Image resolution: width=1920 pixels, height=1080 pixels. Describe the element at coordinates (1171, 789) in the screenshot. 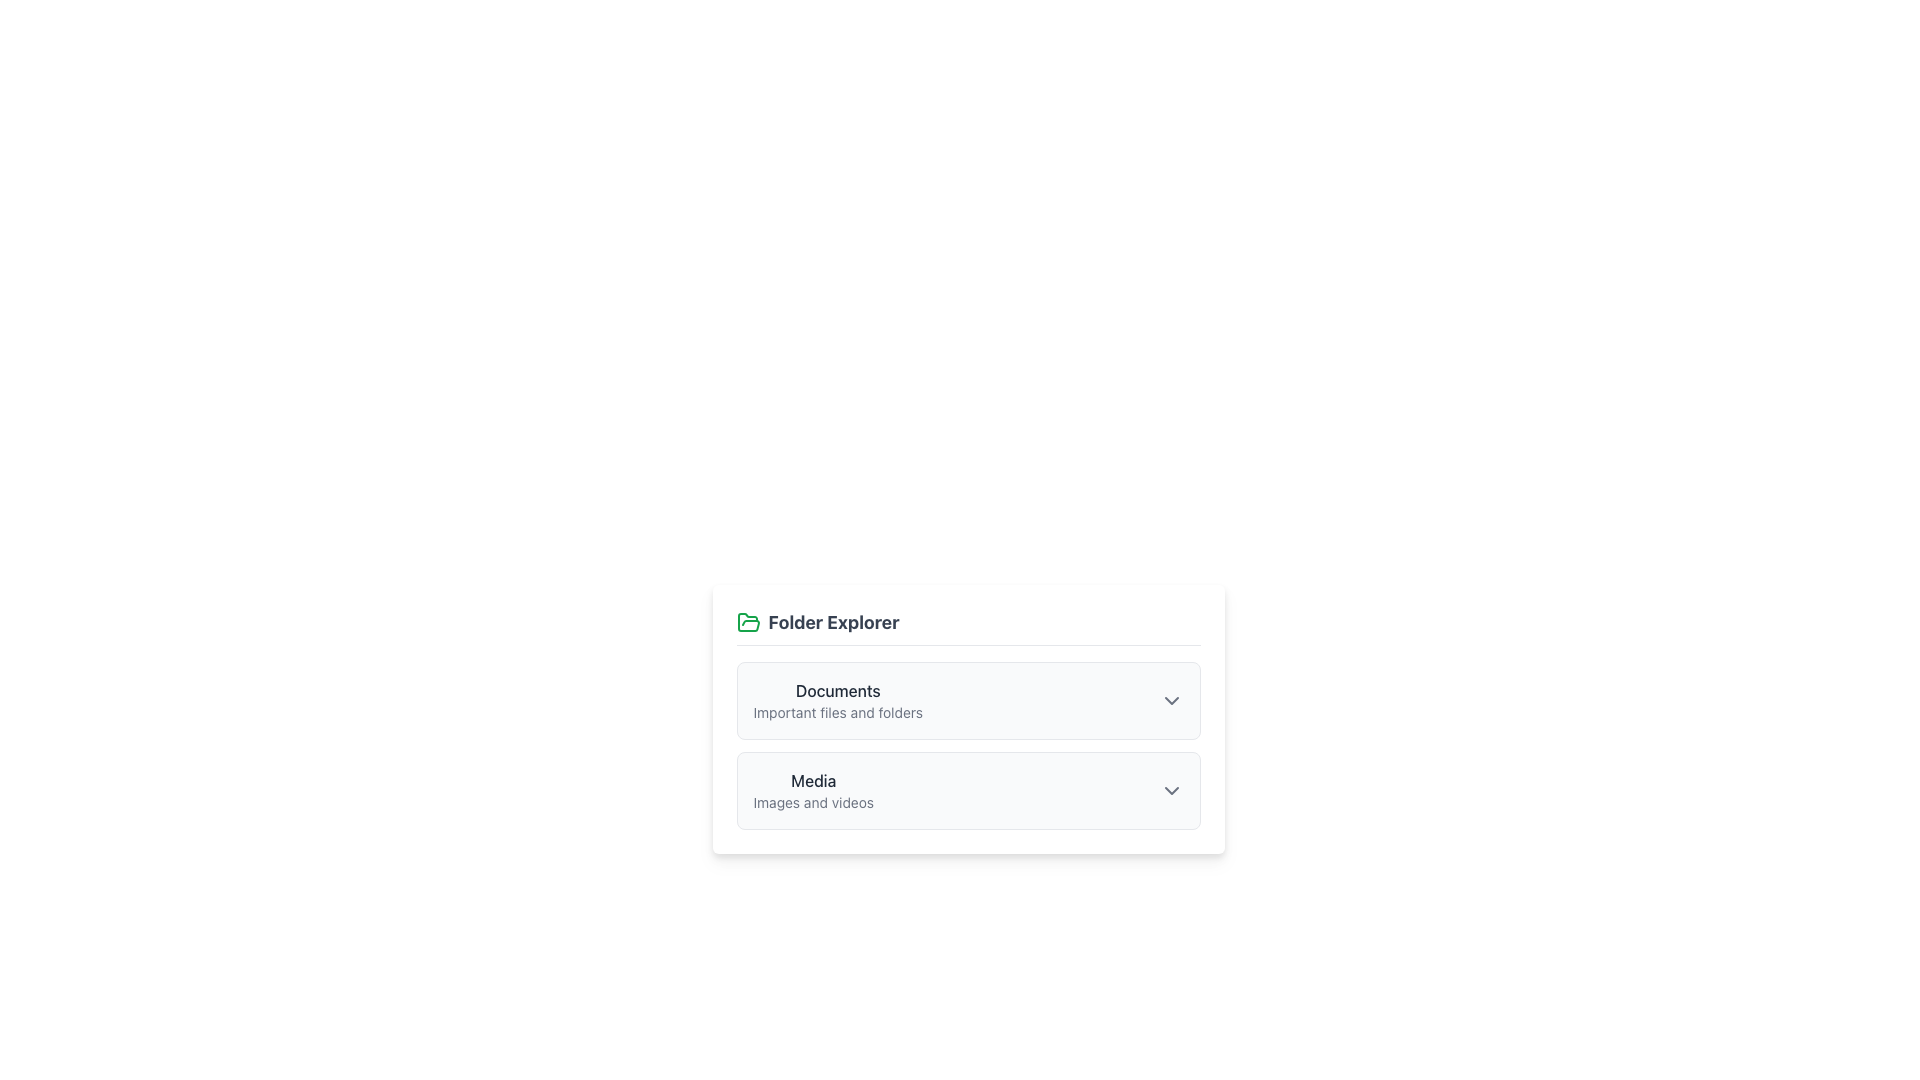

I see `the Chevron icon located at the rightmost edge of the 'Media' button` at that location.